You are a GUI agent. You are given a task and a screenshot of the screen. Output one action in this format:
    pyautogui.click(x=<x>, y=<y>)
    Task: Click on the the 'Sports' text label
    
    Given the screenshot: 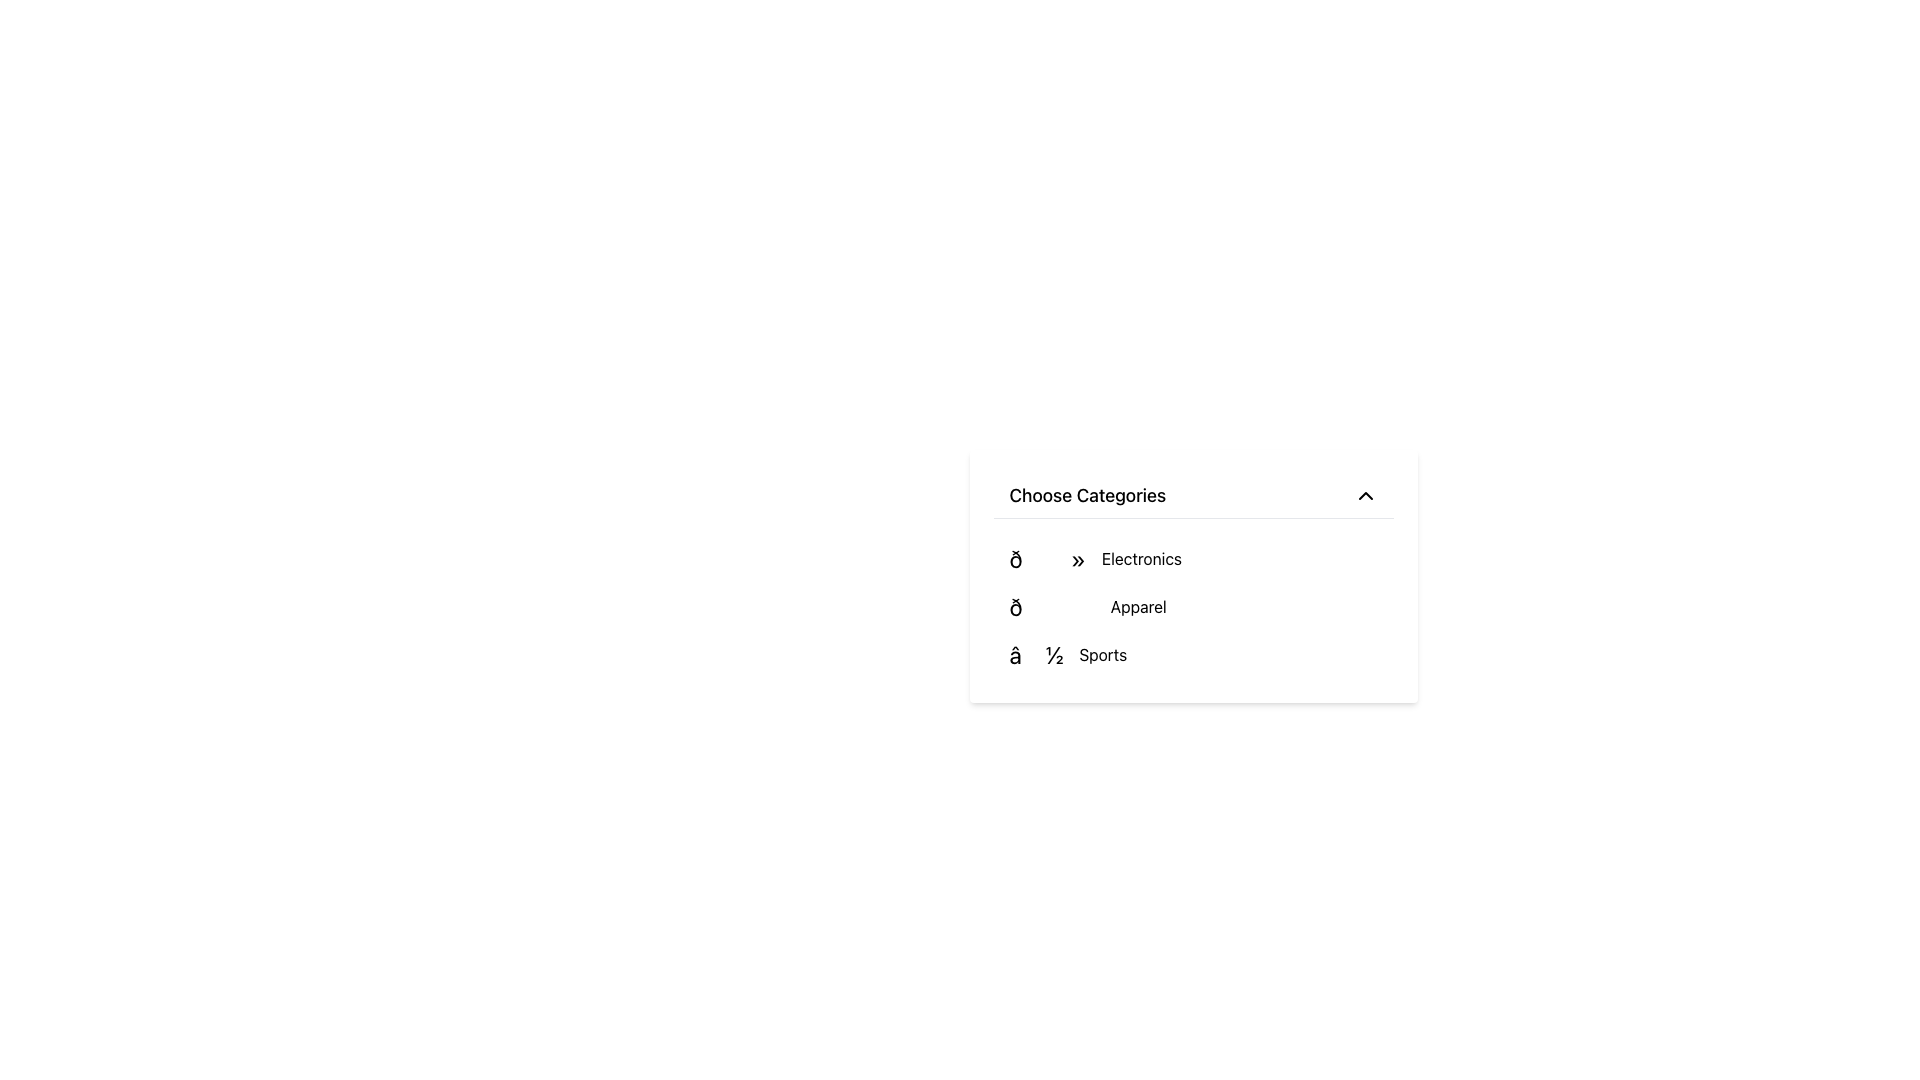 What is the action you would take?
    pyautogui.click(x=1102, y=655)
    